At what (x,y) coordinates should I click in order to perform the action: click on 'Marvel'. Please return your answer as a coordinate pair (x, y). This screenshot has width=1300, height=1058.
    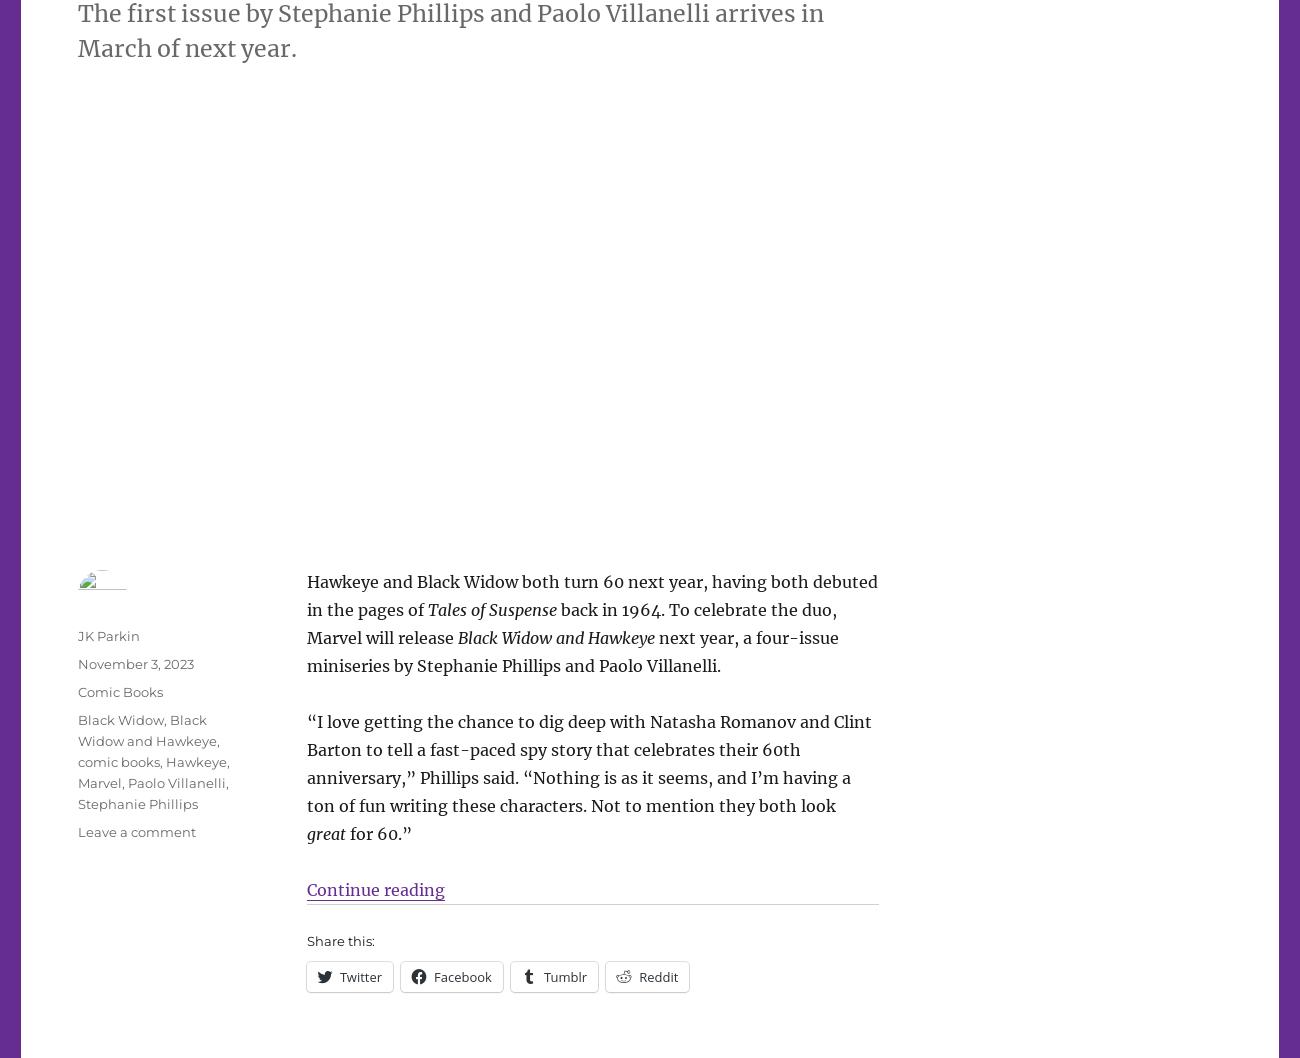
    Looking at the image, I should click on (99, 783).